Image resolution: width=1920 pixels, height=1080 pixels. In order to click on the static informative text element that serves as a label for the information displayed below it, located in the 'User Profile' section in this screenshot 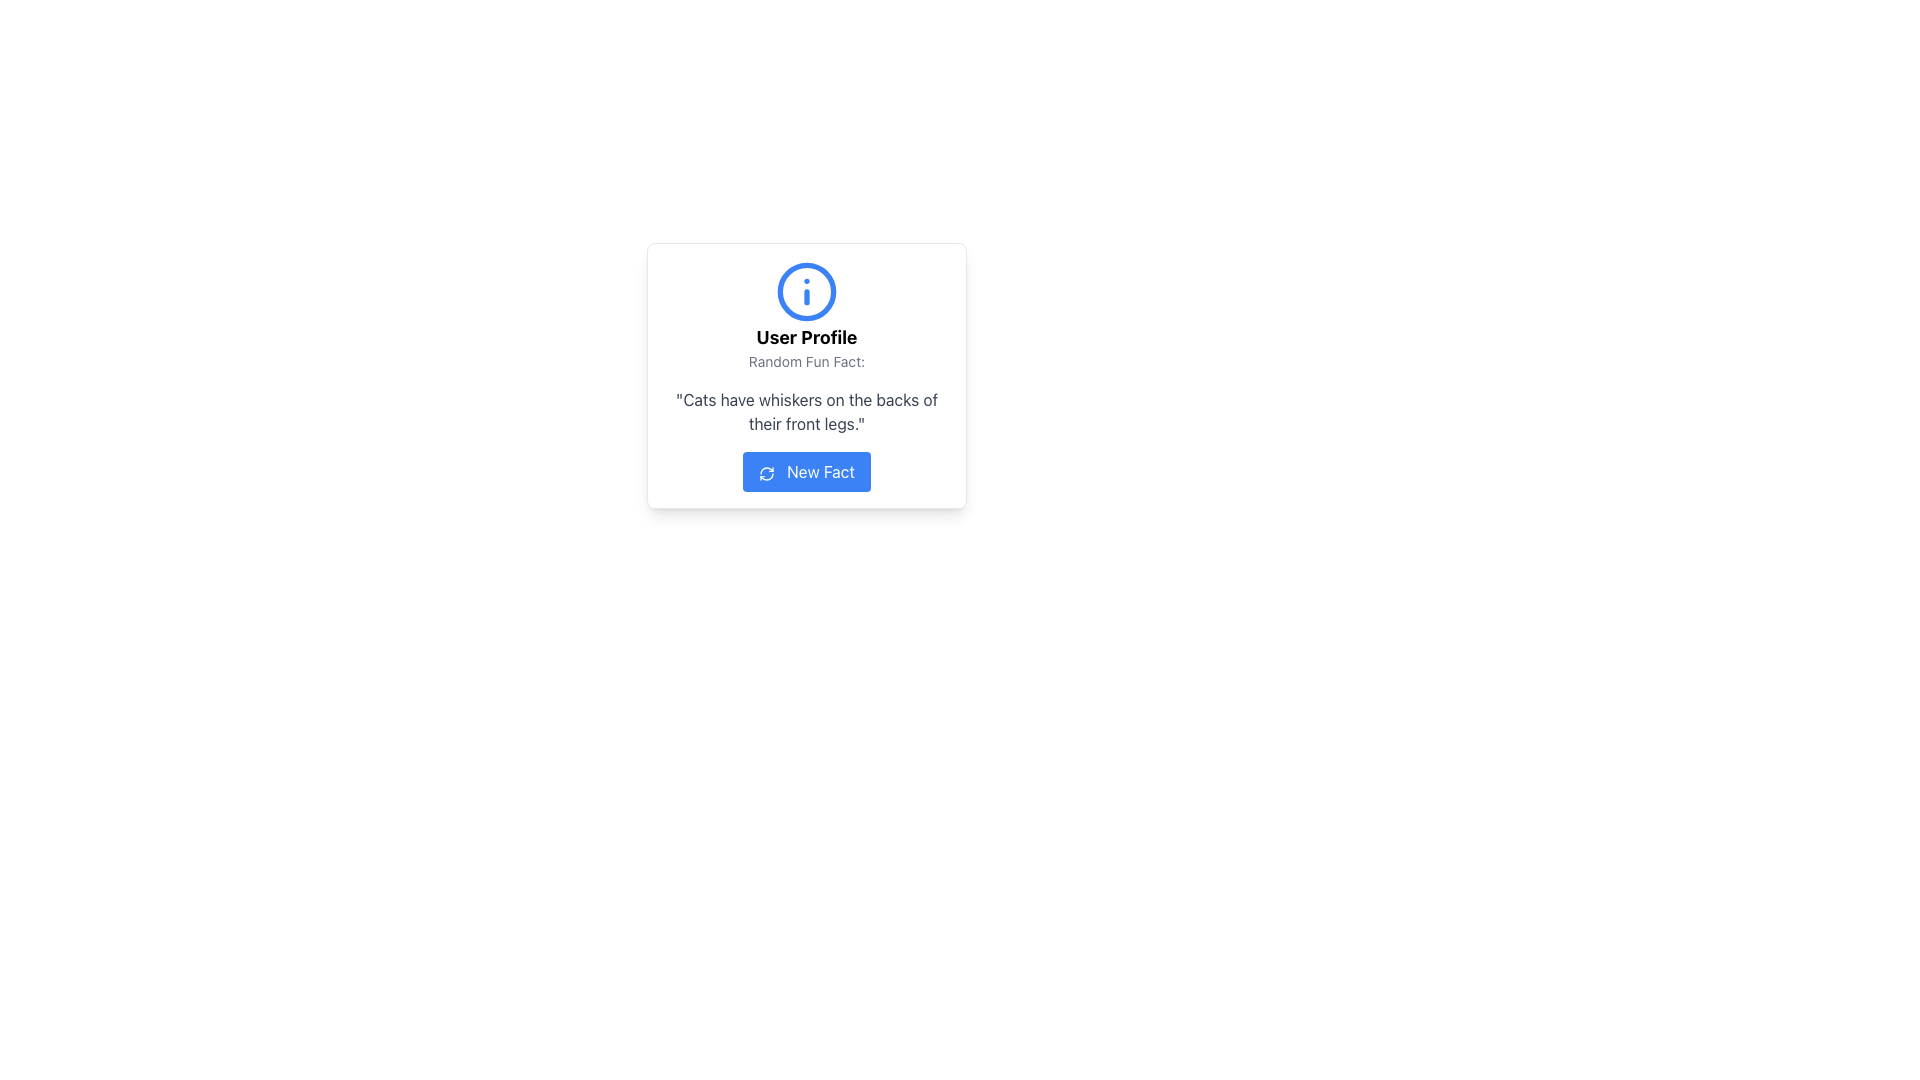, I will do `click(806, 362)`.